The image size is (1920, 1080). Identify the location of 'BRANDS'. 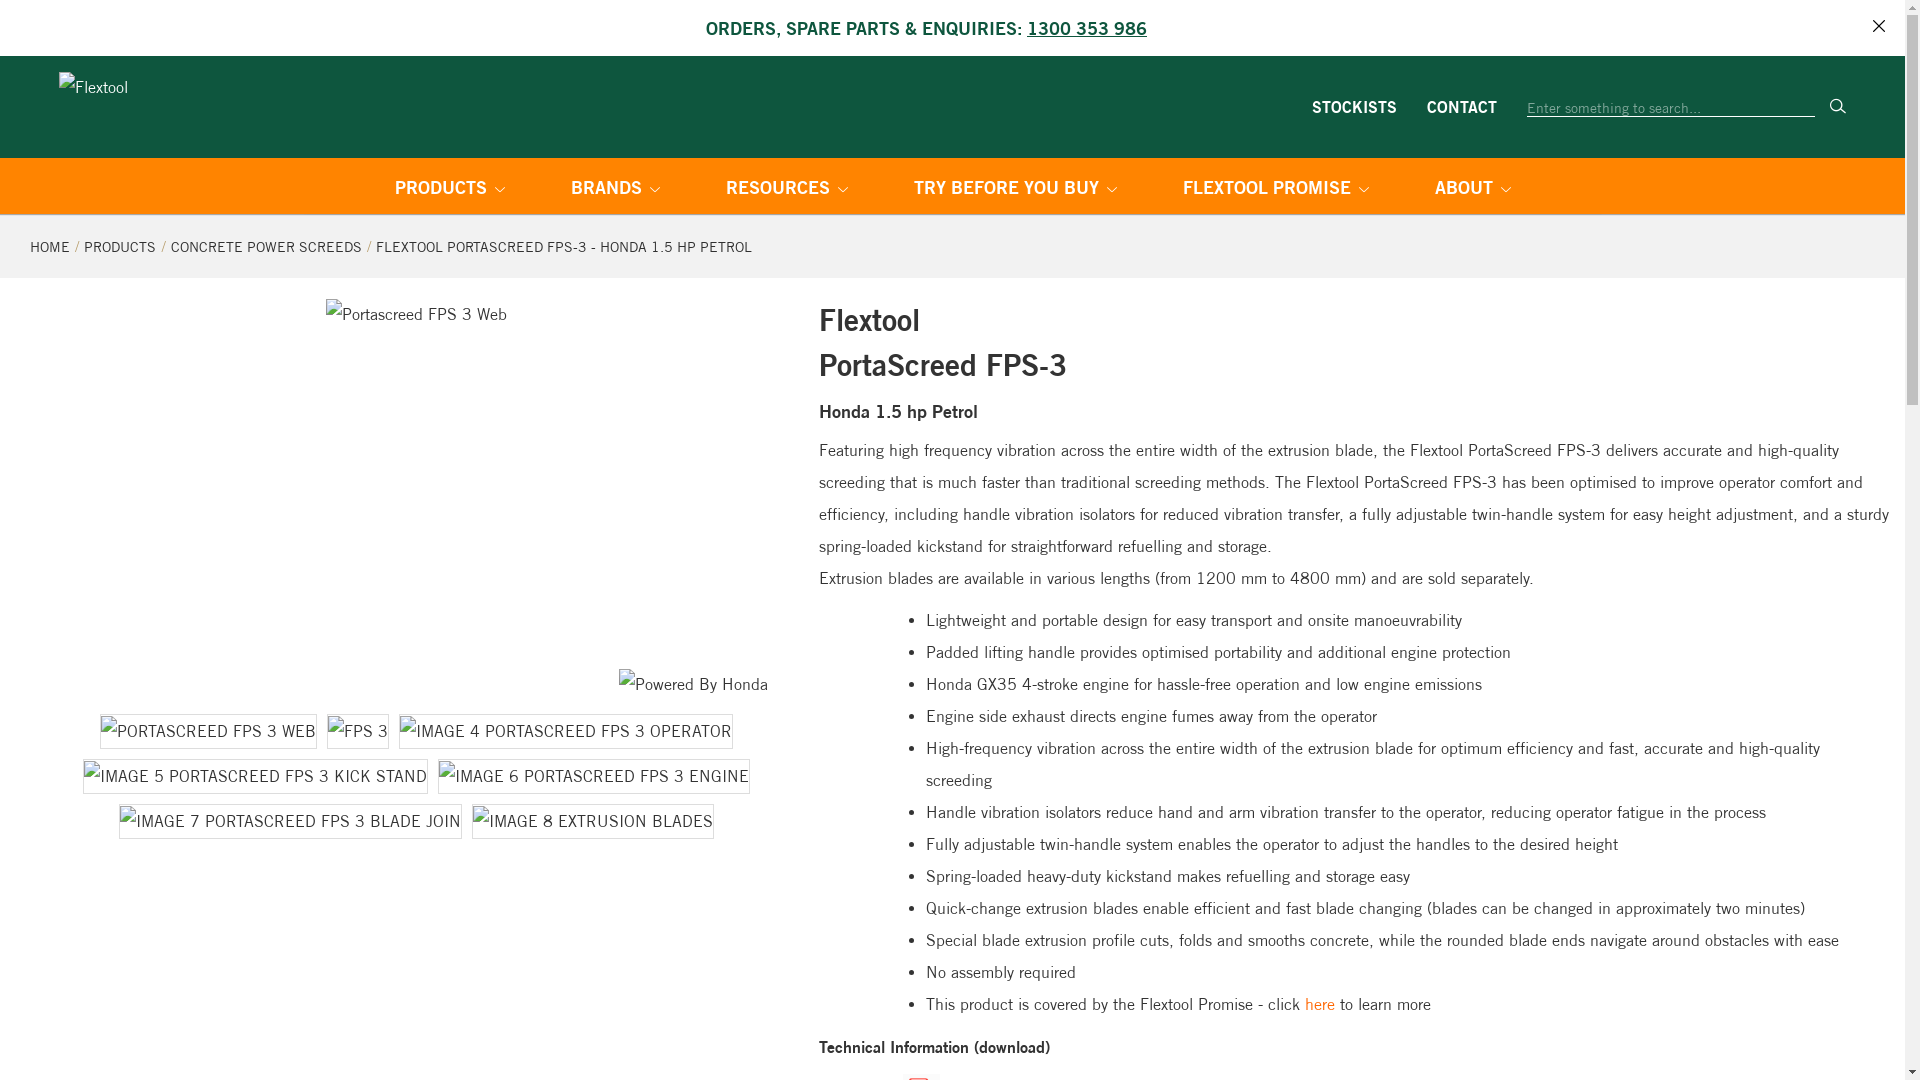
(613, 189).